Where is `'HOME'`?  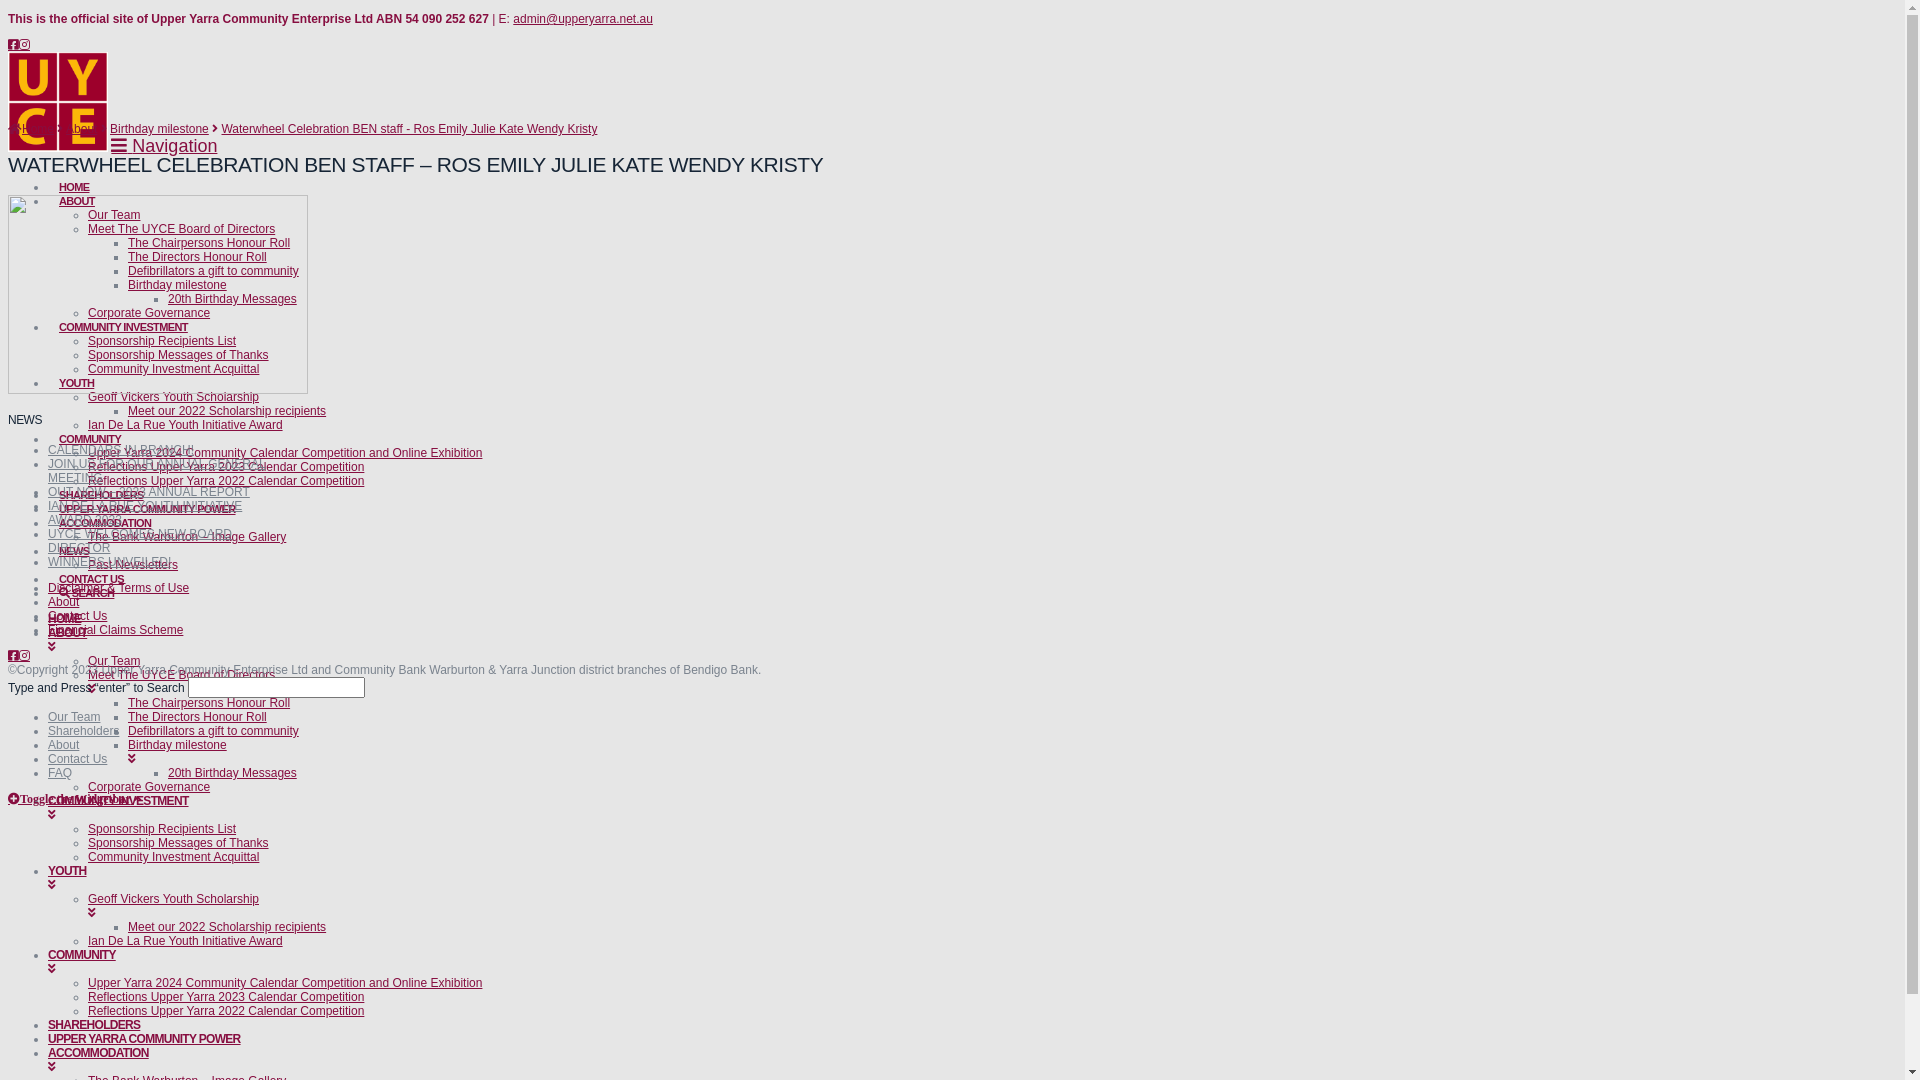
'HOME' is located at coordinates (73, 181).